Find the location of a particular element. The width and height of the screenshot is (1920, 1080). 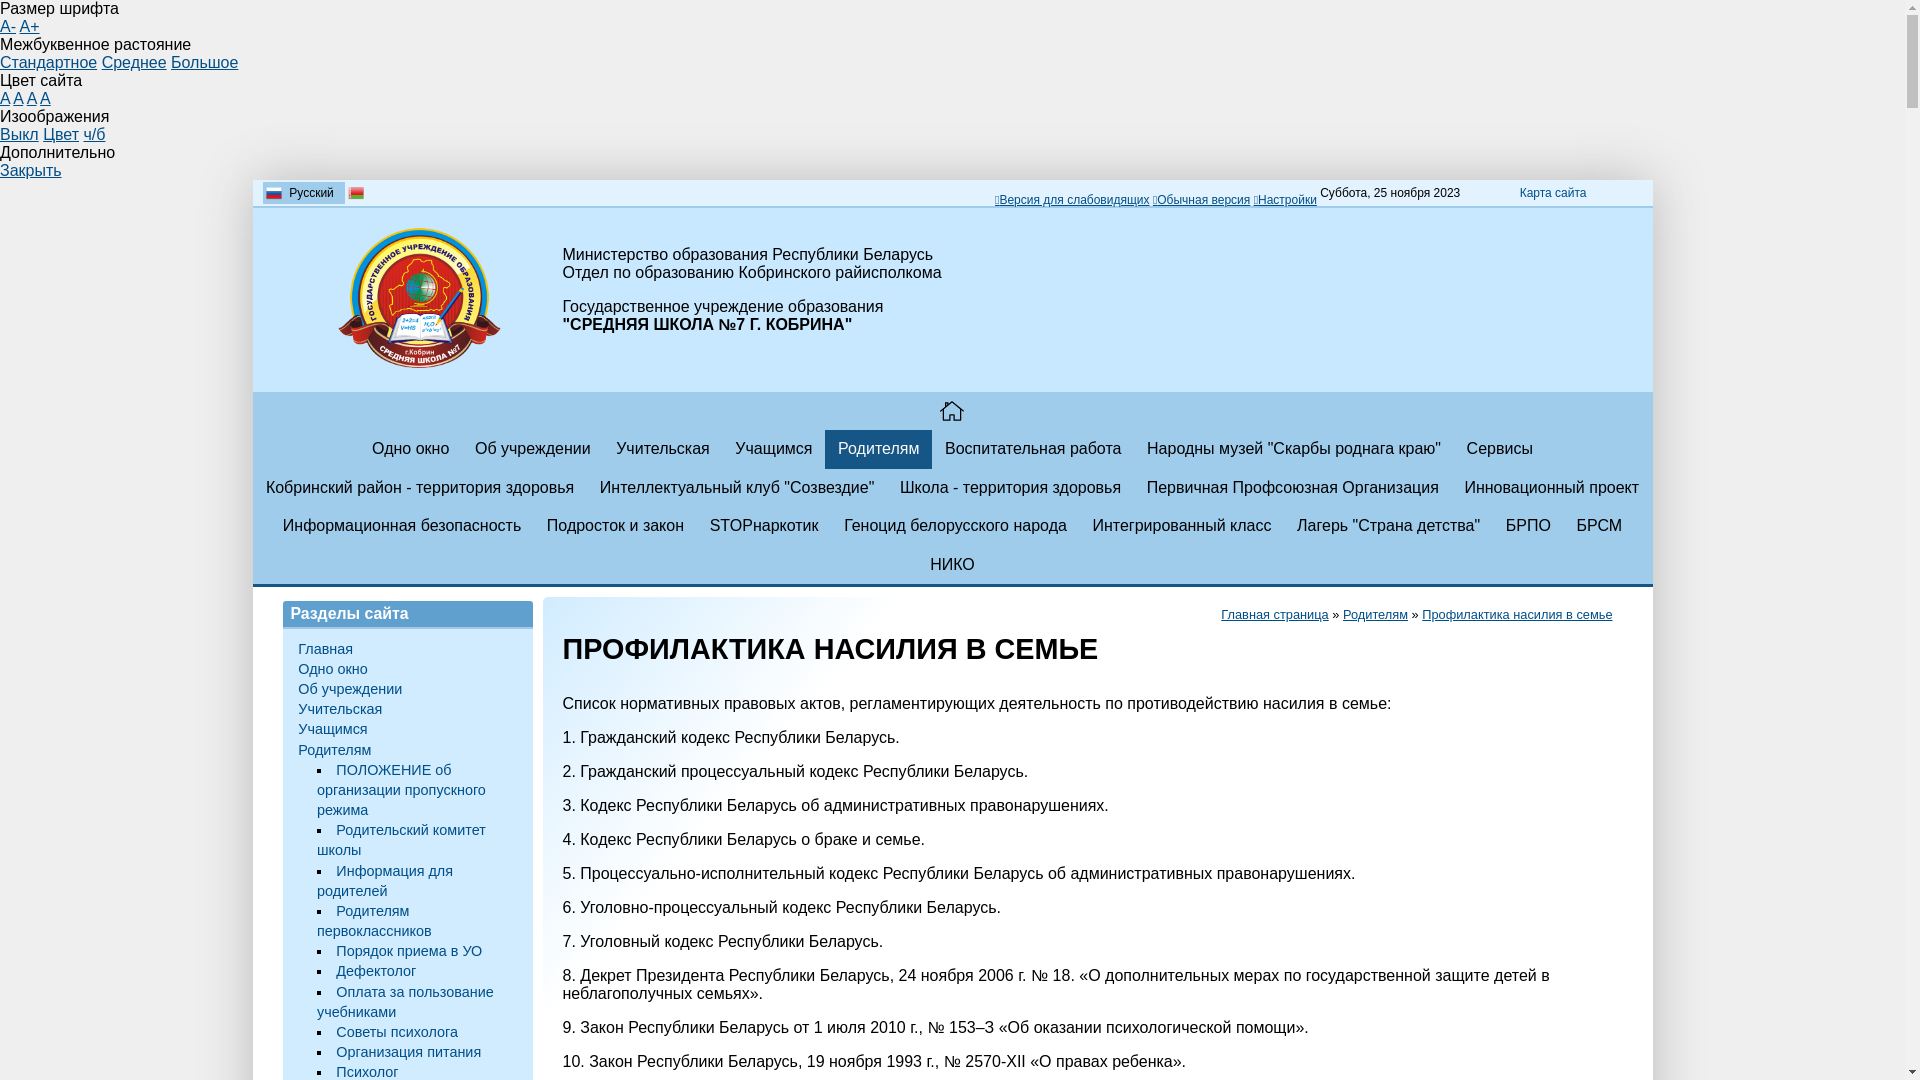

'A-' is located at coordinates (8, 26).